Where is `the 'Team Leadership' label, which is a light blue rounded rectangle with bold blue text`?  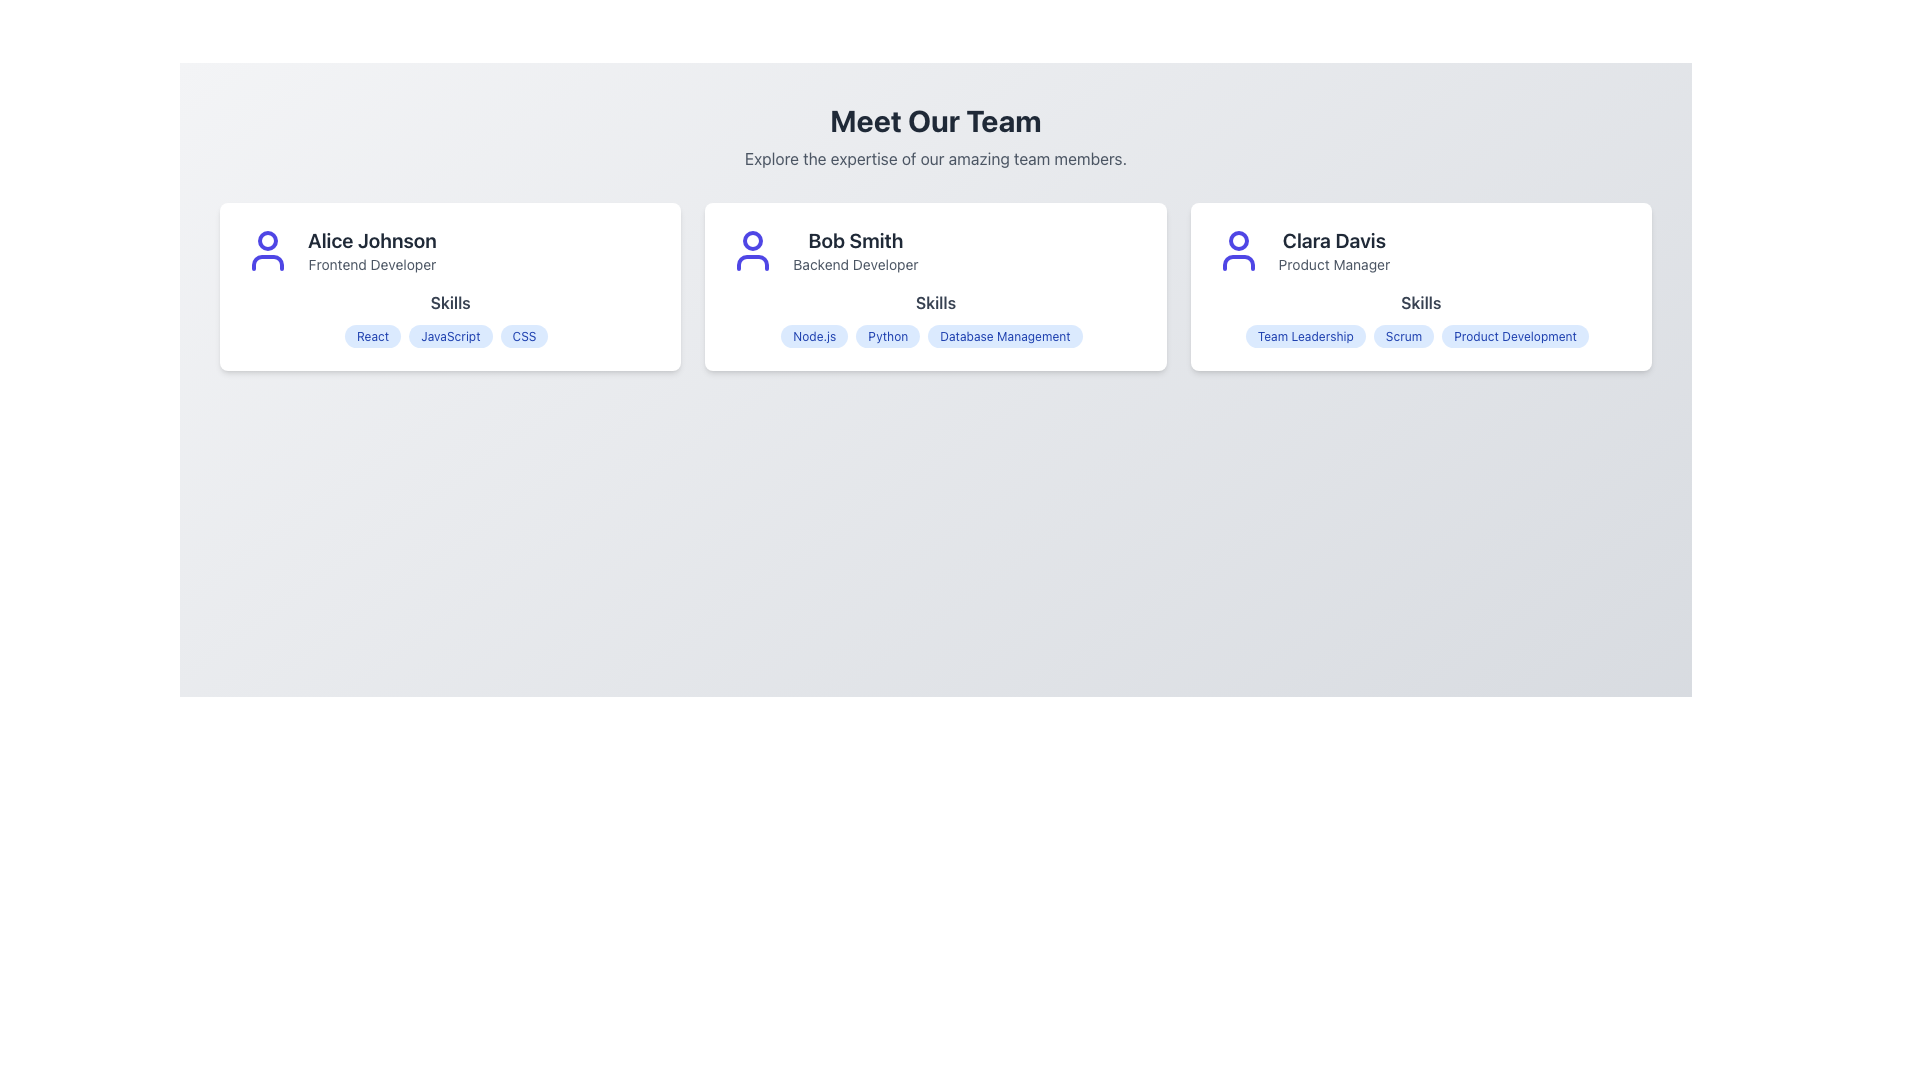
the 'Team Leadership' label, which is a light blue rounded rectangle with bold blue text is located at coordinates (1305, 335).